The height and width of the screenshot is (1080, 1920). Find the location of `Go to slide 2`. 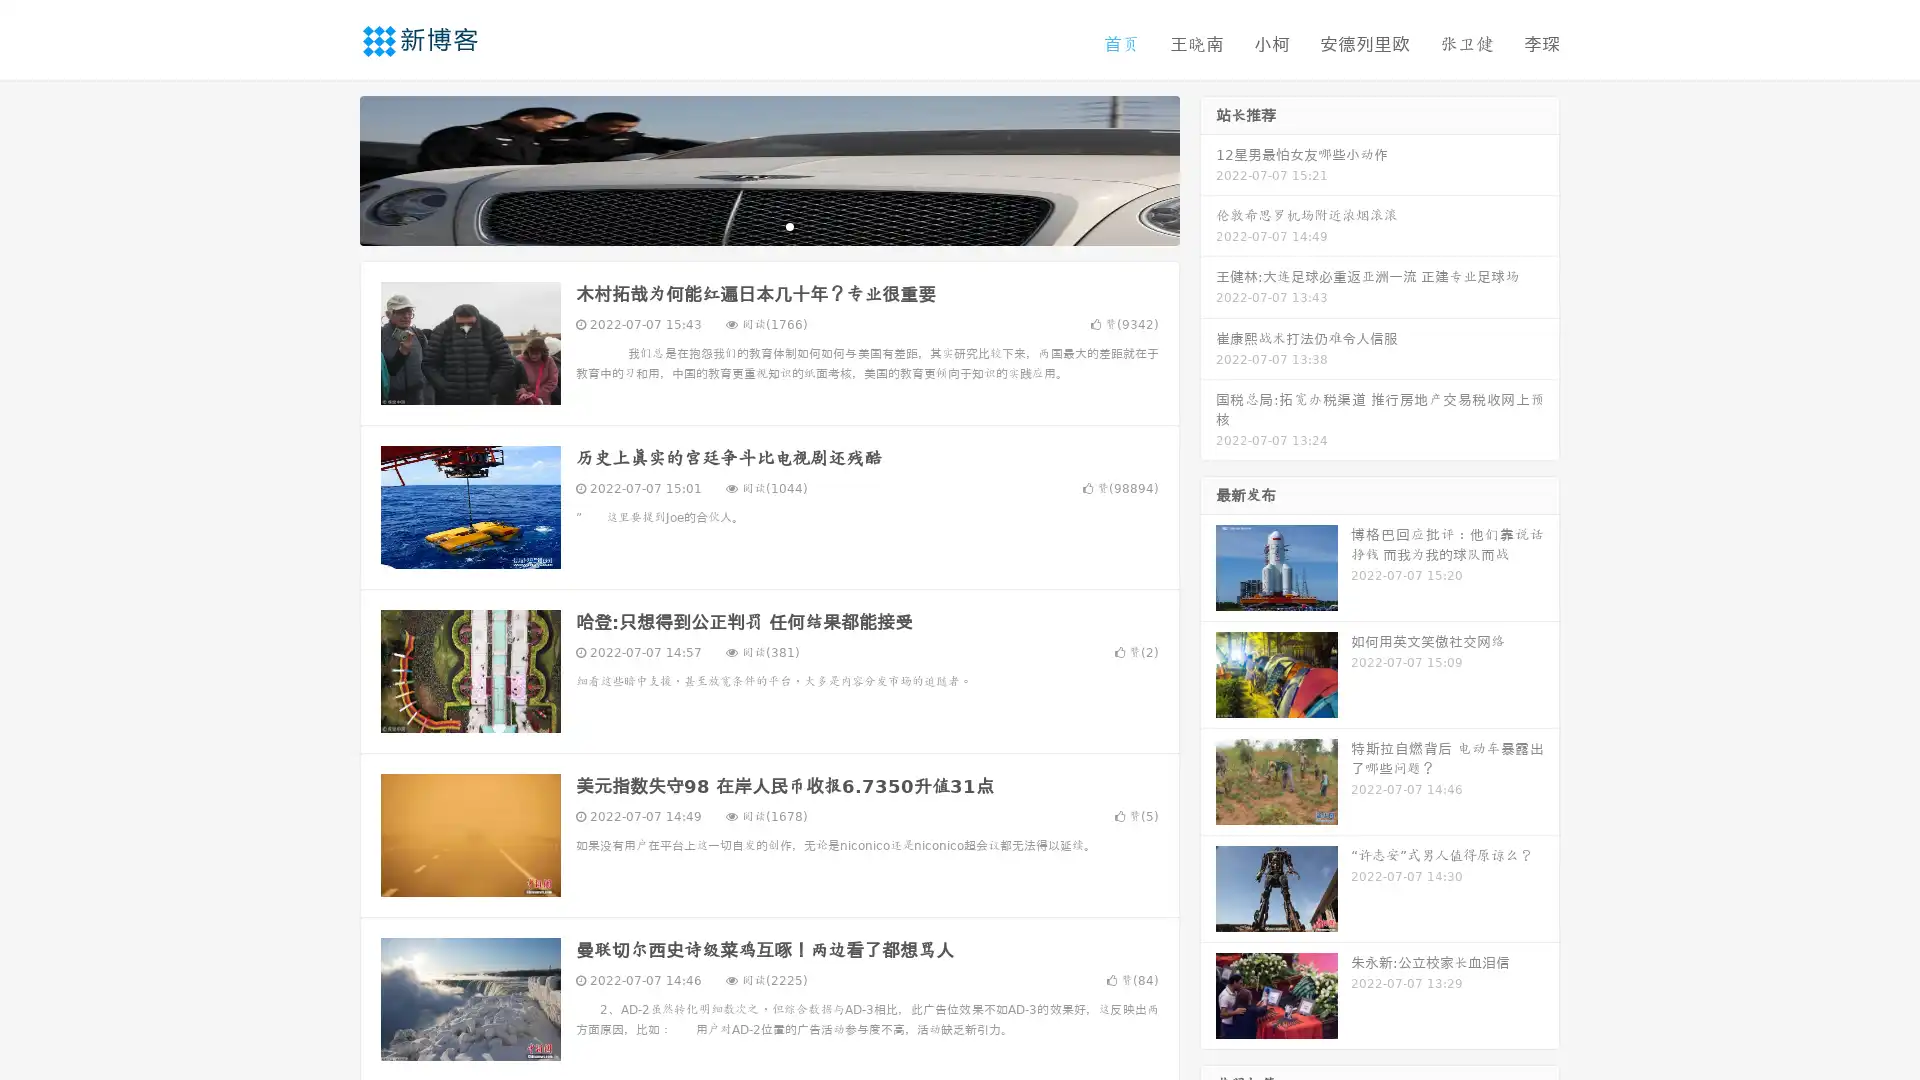

Go to slide 2 is located at coordinates (768, 225).